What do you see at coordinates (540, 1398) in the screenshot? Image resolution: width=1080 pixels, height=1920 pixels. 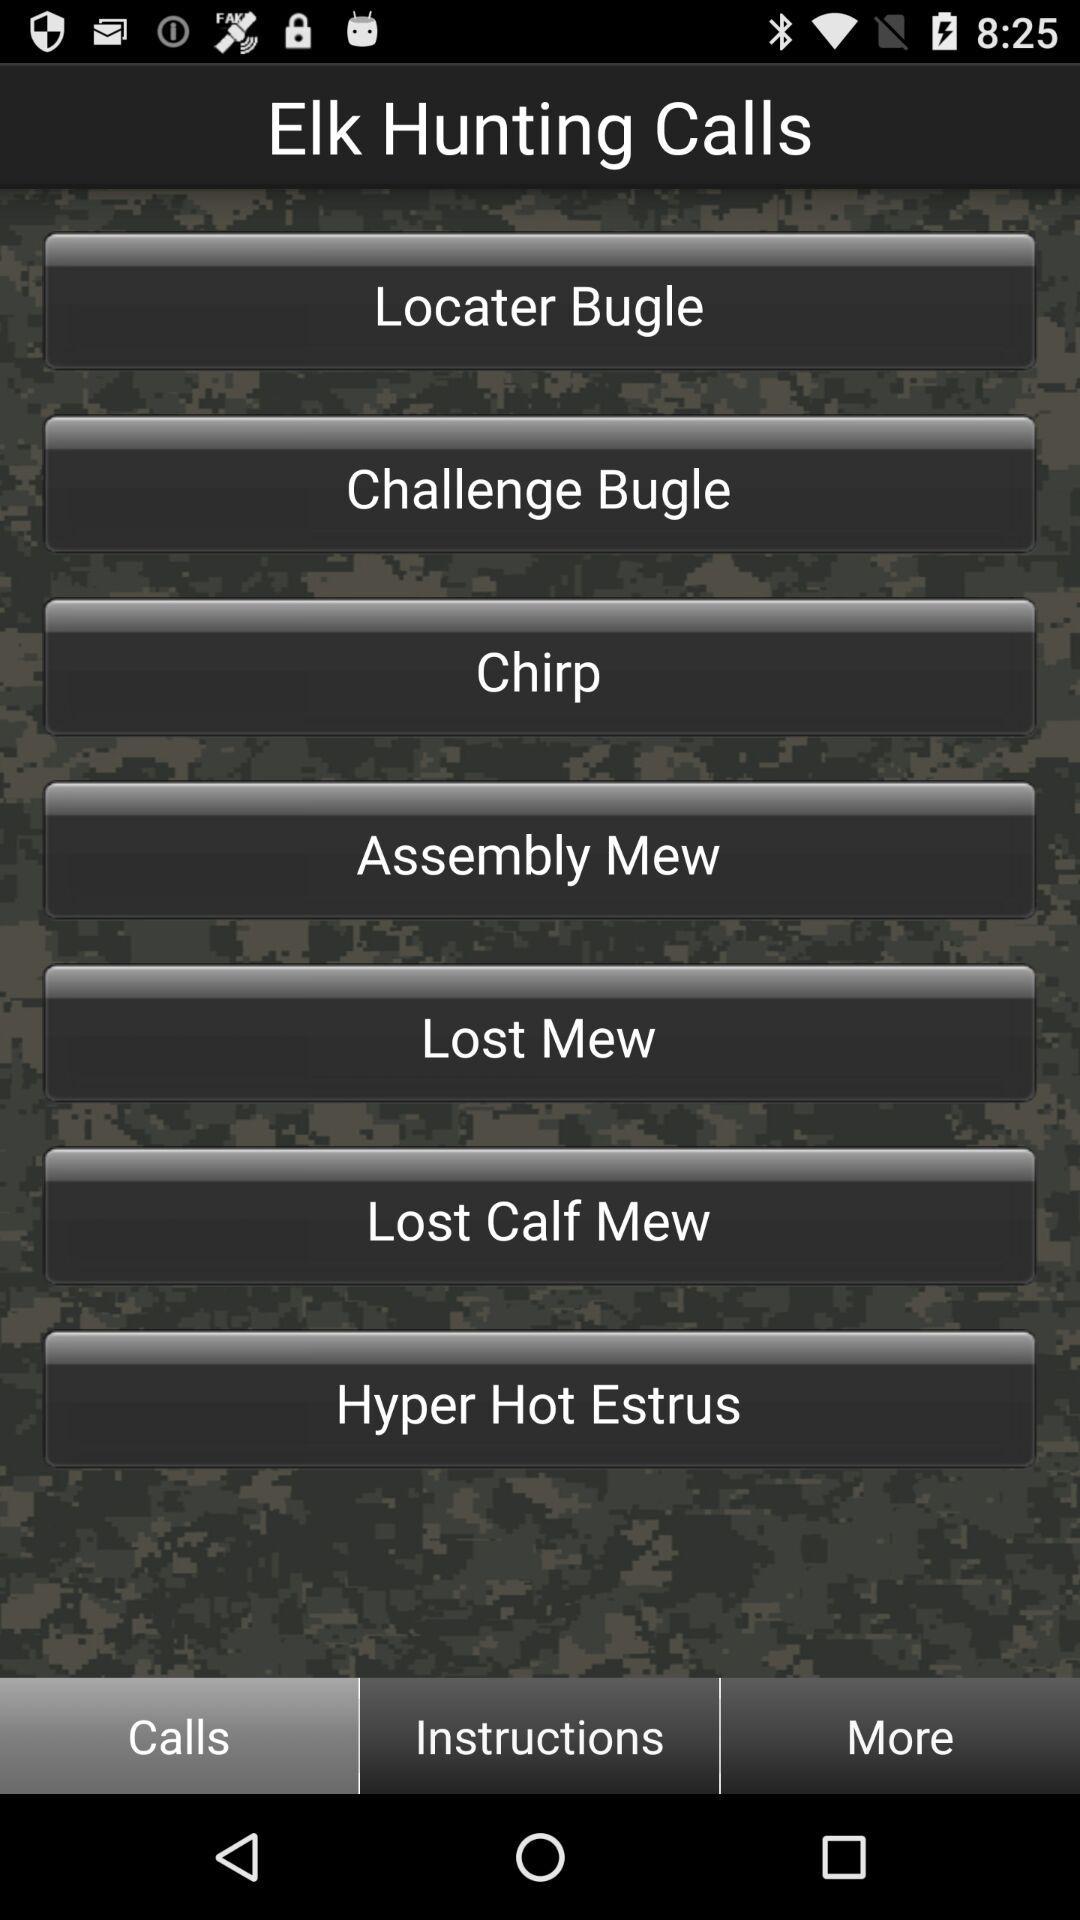 I see `the hyper hot estrus item` at bounding box center [540, 1398].